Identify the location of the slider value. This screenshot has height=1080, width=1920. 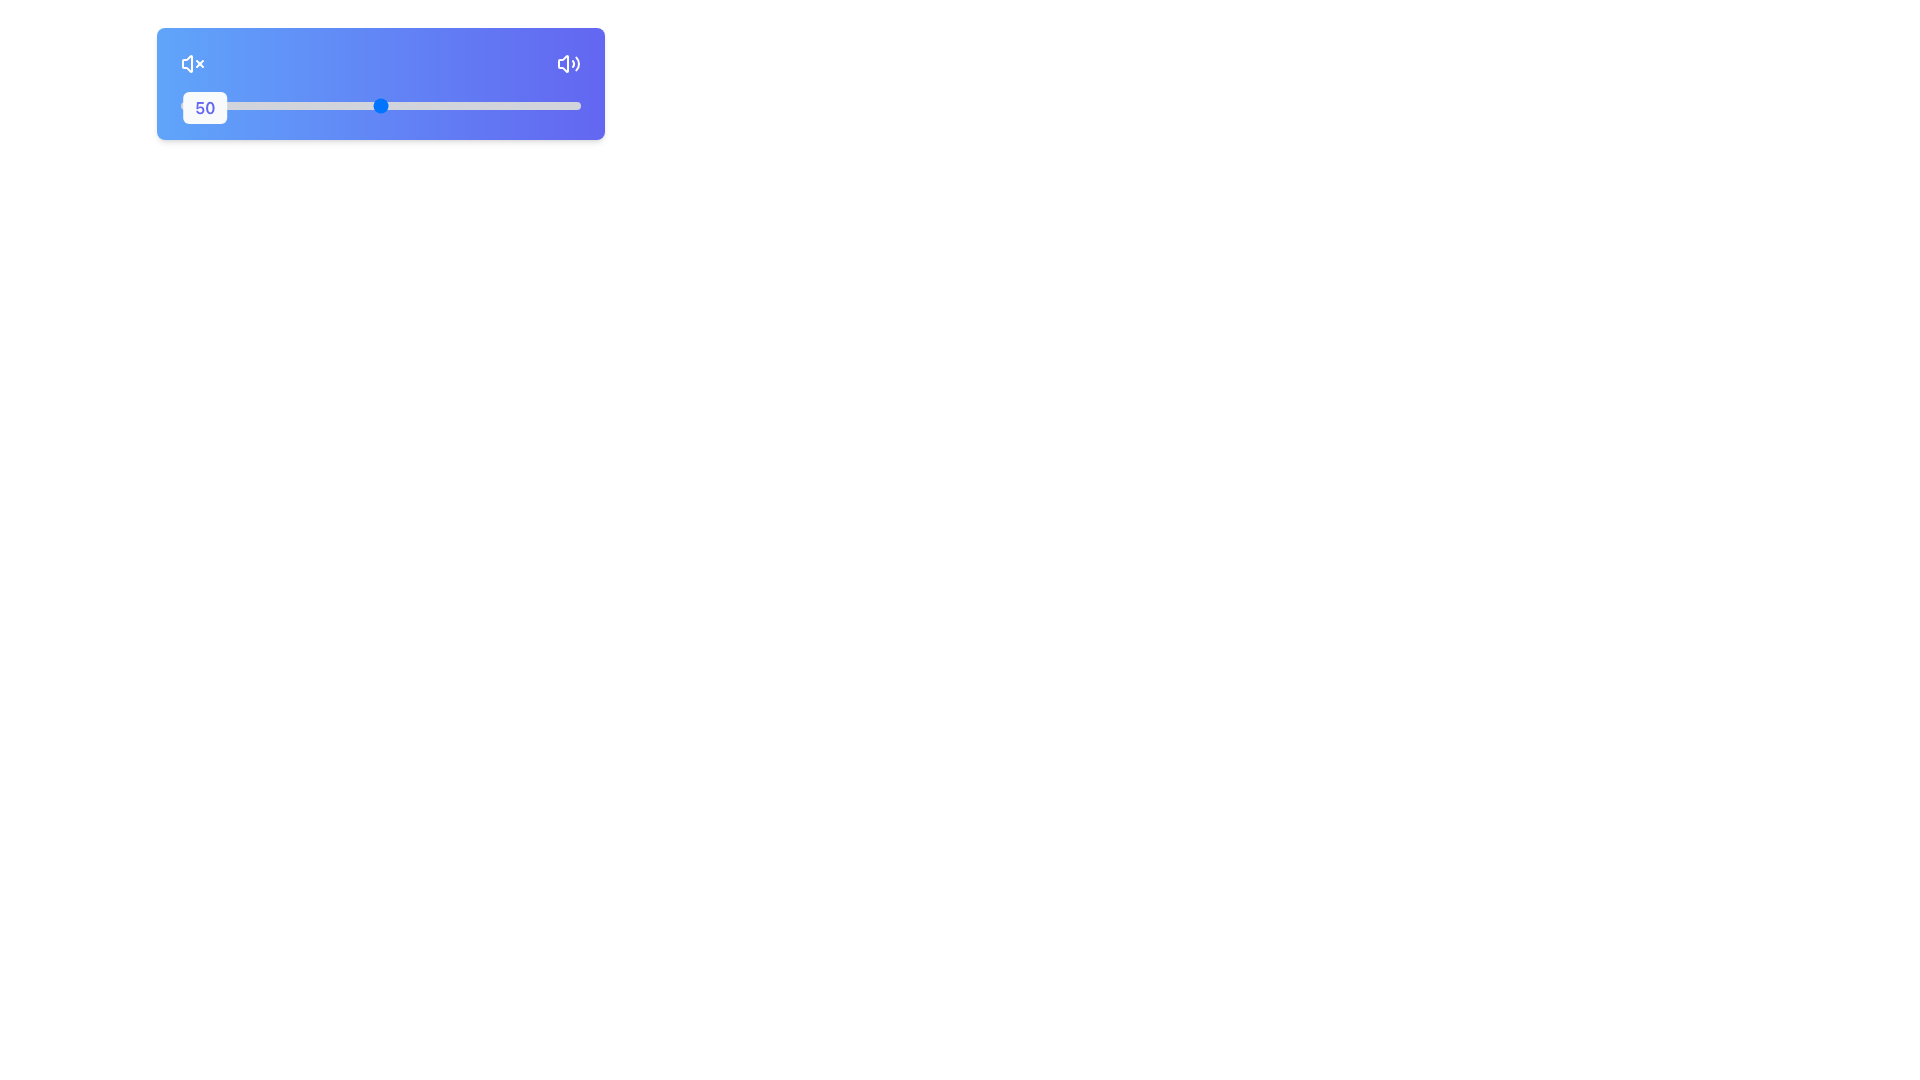
(548, 105).